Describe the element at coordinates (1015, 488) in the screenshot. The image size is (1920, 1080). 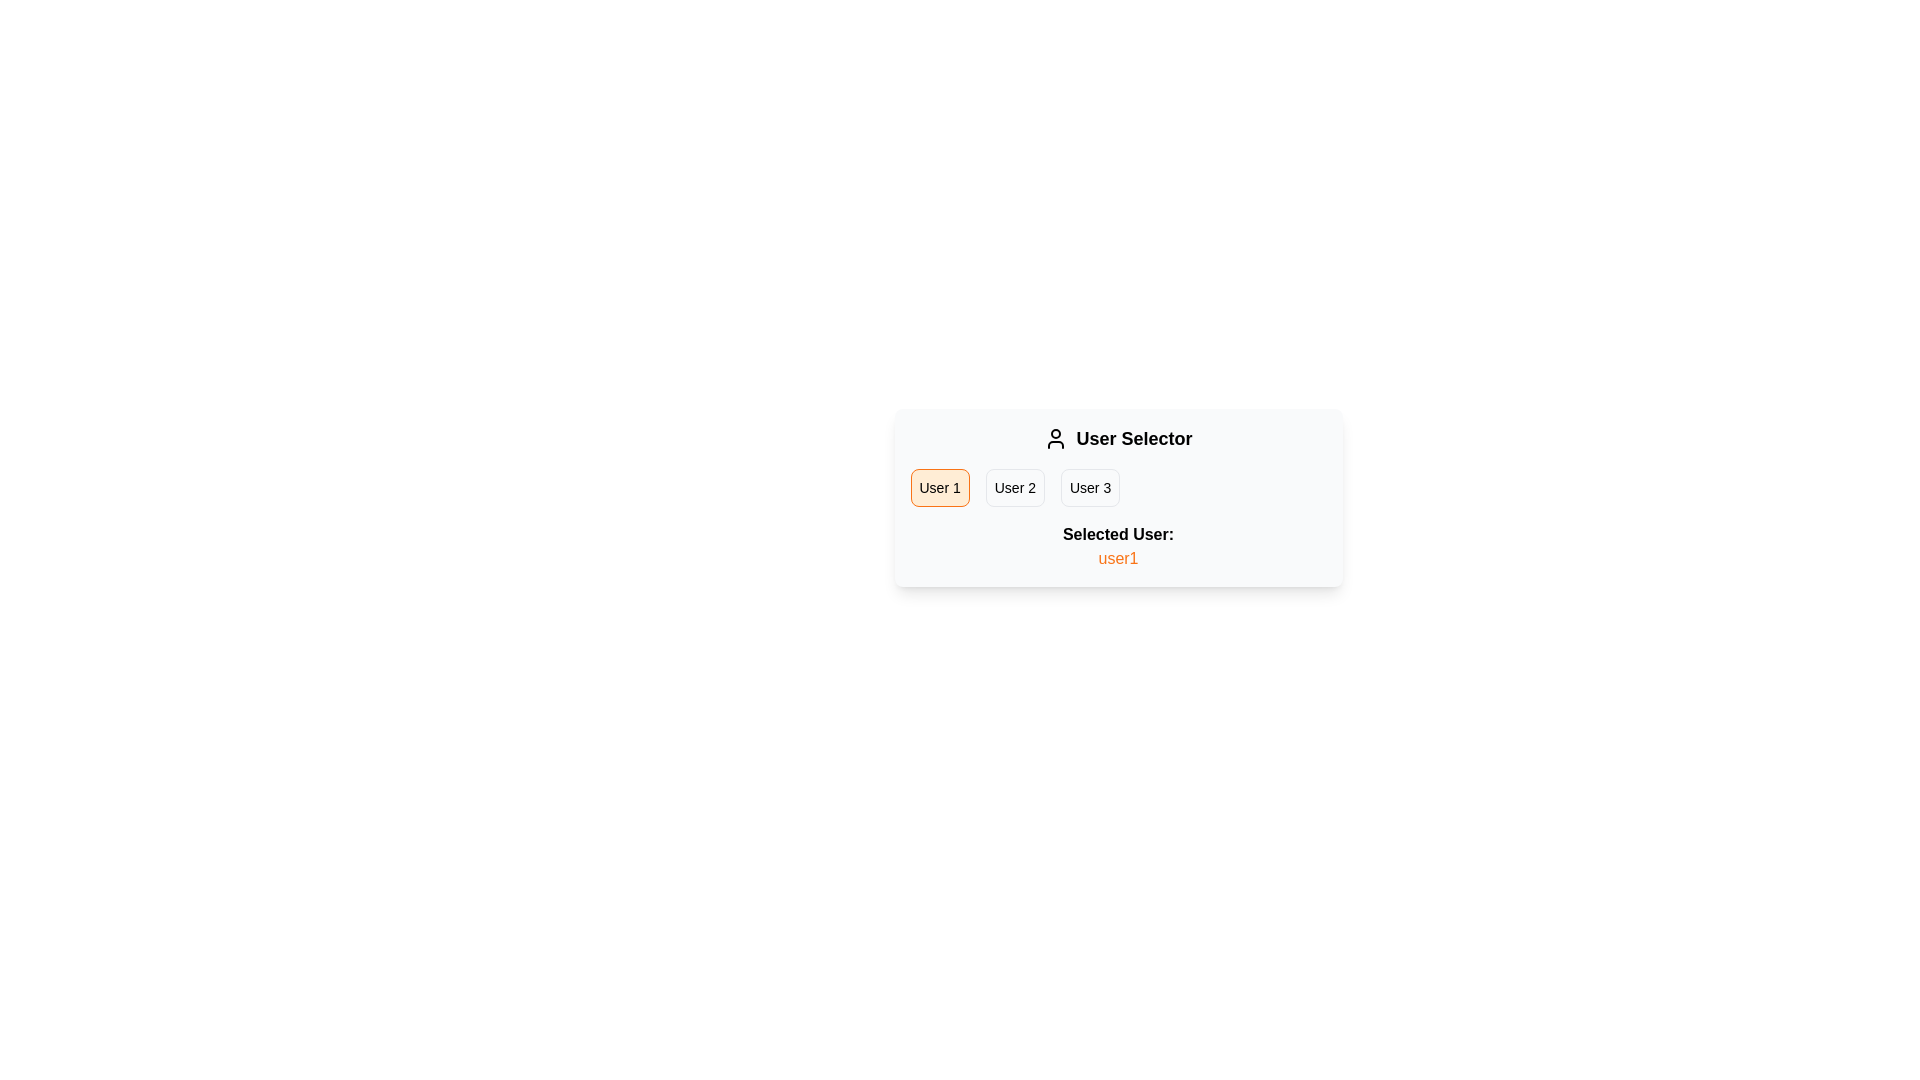
I see `the 'User 2' button, which is a rounded rectangle with a light gray border and a white background, positioned under the 'User Selector' label` at that location.